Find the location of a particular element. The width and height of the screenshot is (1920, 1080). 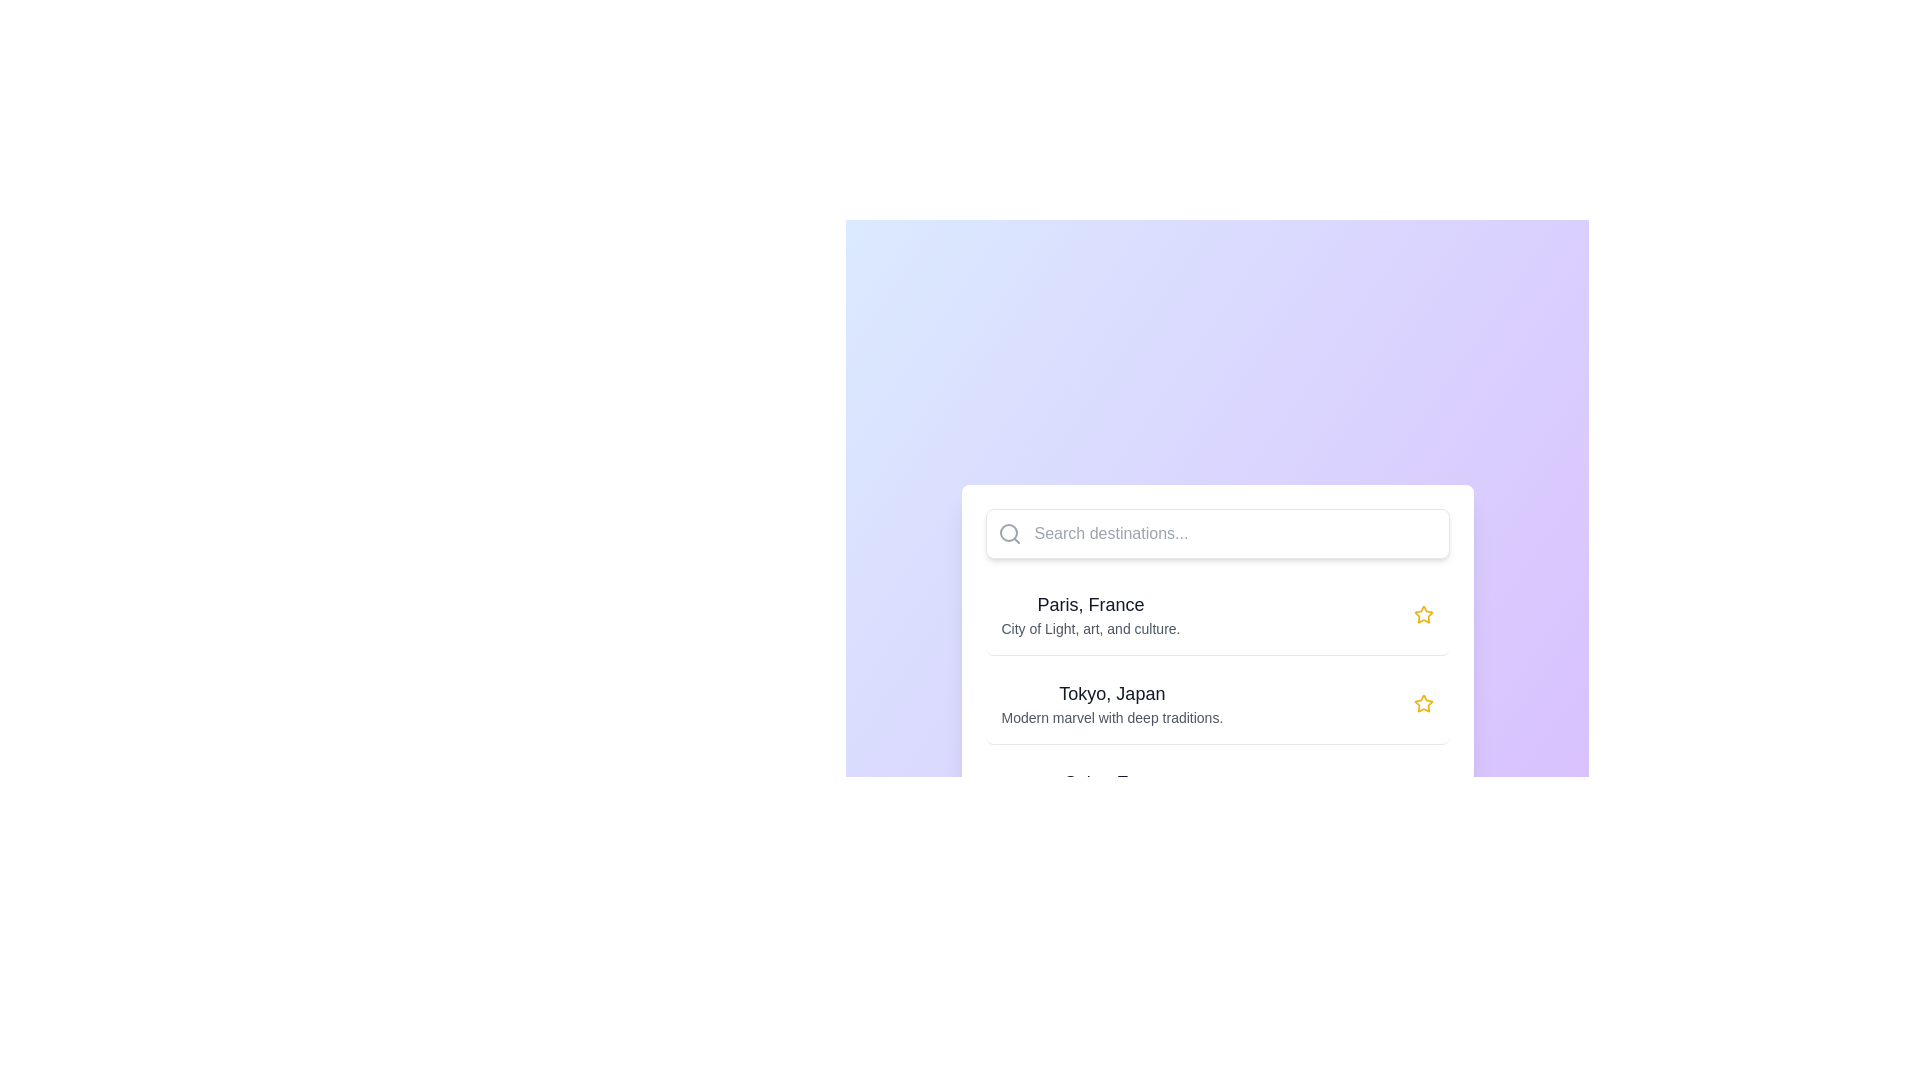

text label that says 'City of Light, art, and culture.' located directly below the heading 'Paris, France' in the destinations list is located at coordinates (1089, 627).